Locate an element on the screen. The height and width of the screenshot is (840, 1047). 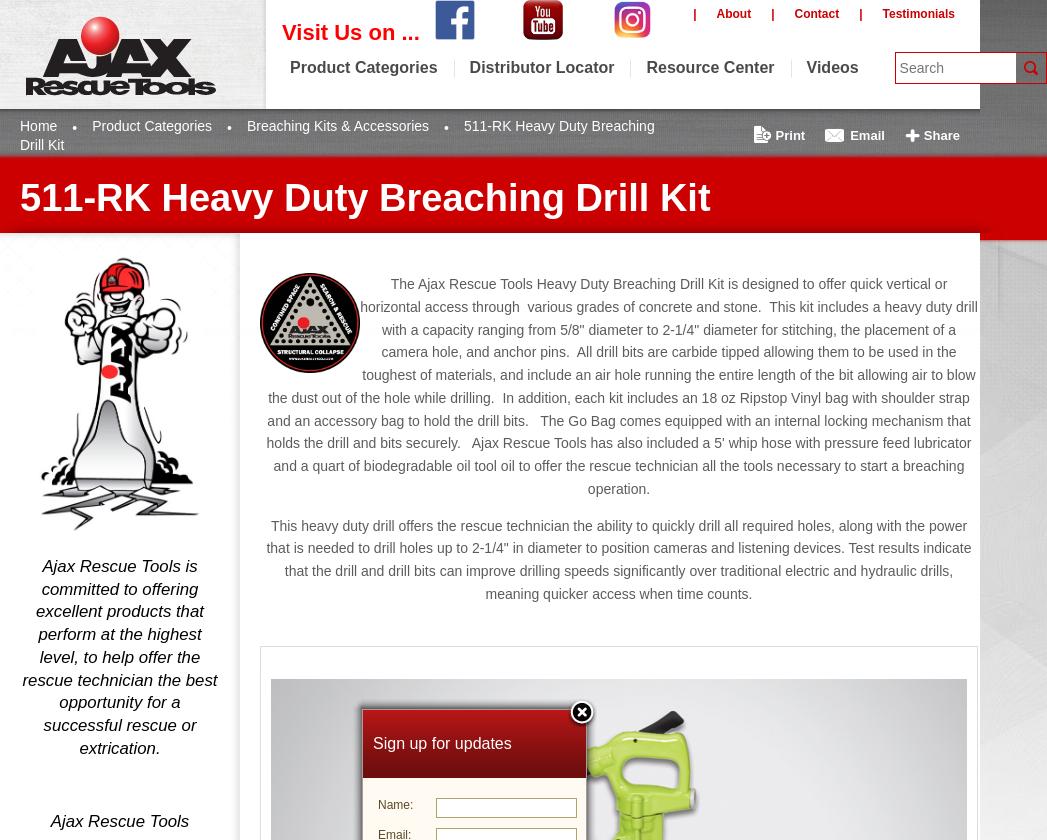
'Videos' is located at coordinates (804, 67).